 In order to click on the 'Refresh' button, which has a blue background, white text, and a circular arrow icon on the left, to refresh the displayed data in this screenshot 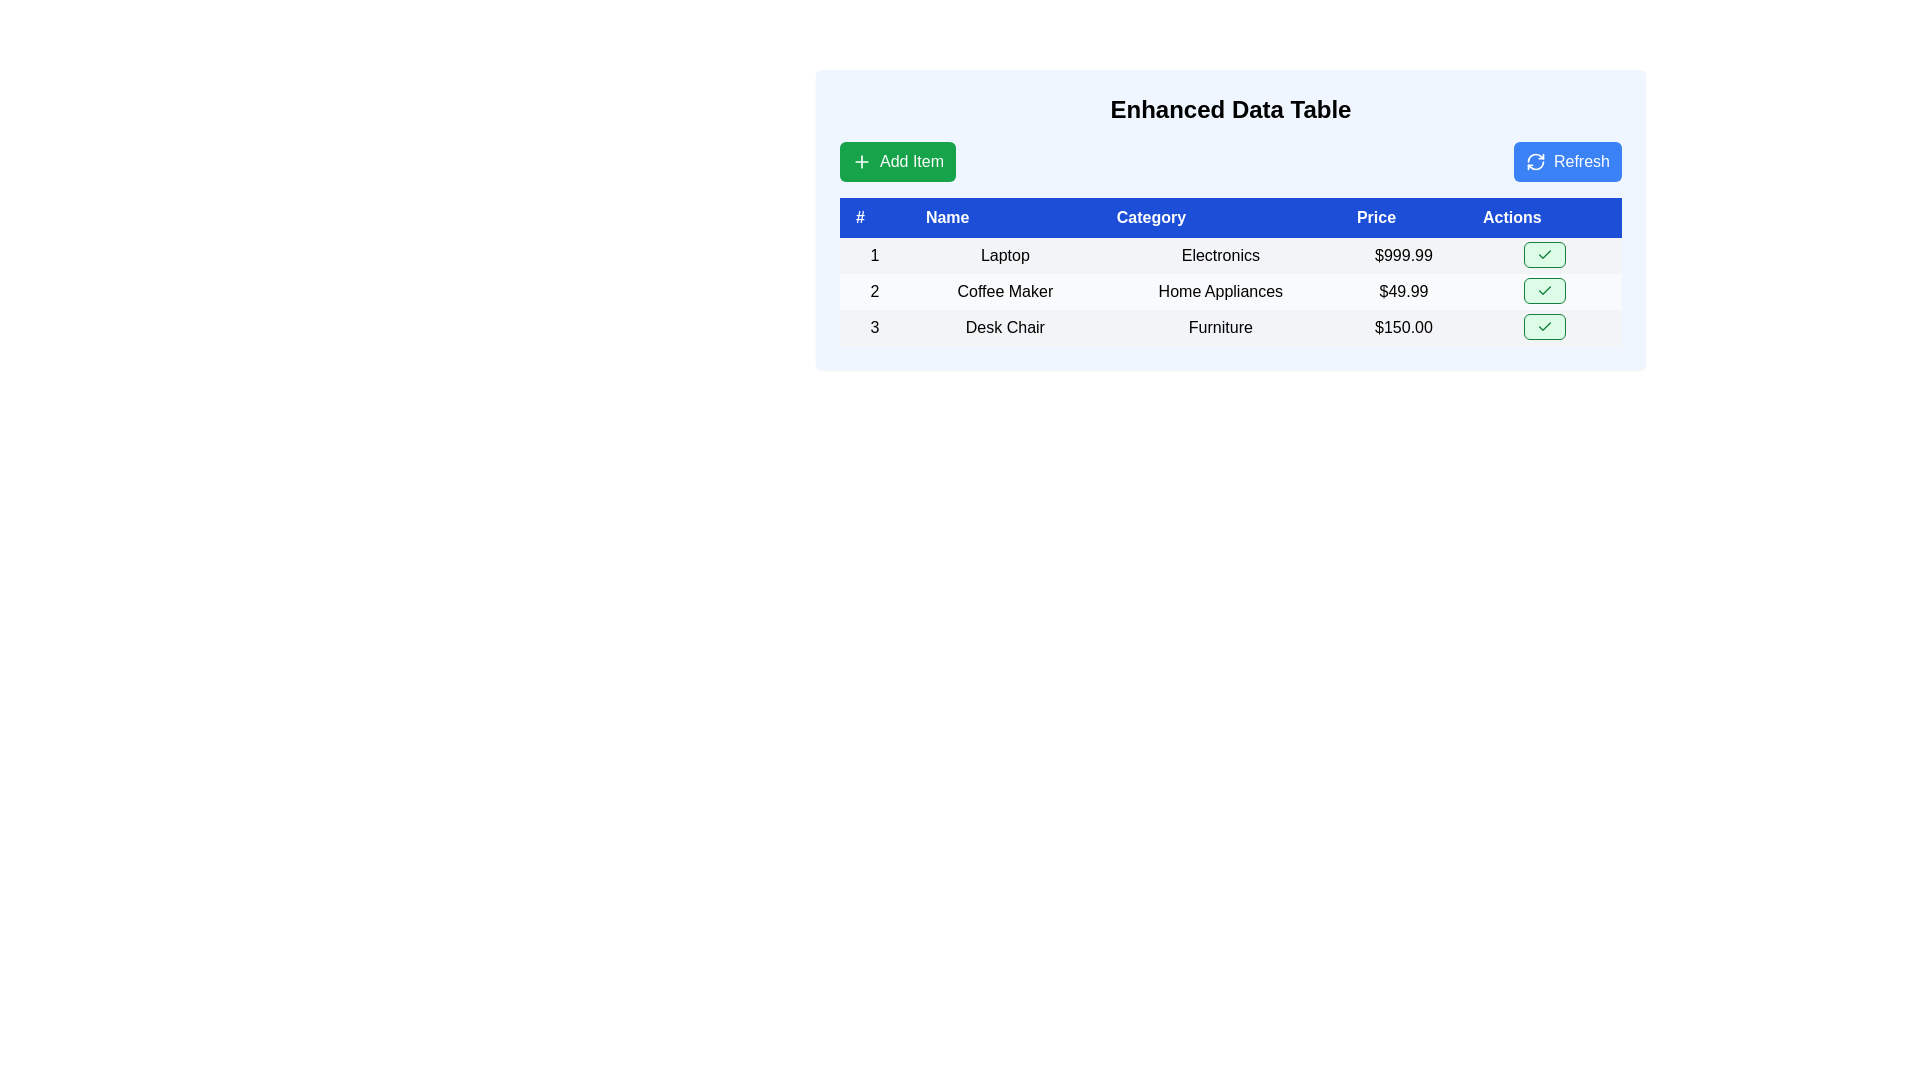, I will do `click(1567, 161)`.